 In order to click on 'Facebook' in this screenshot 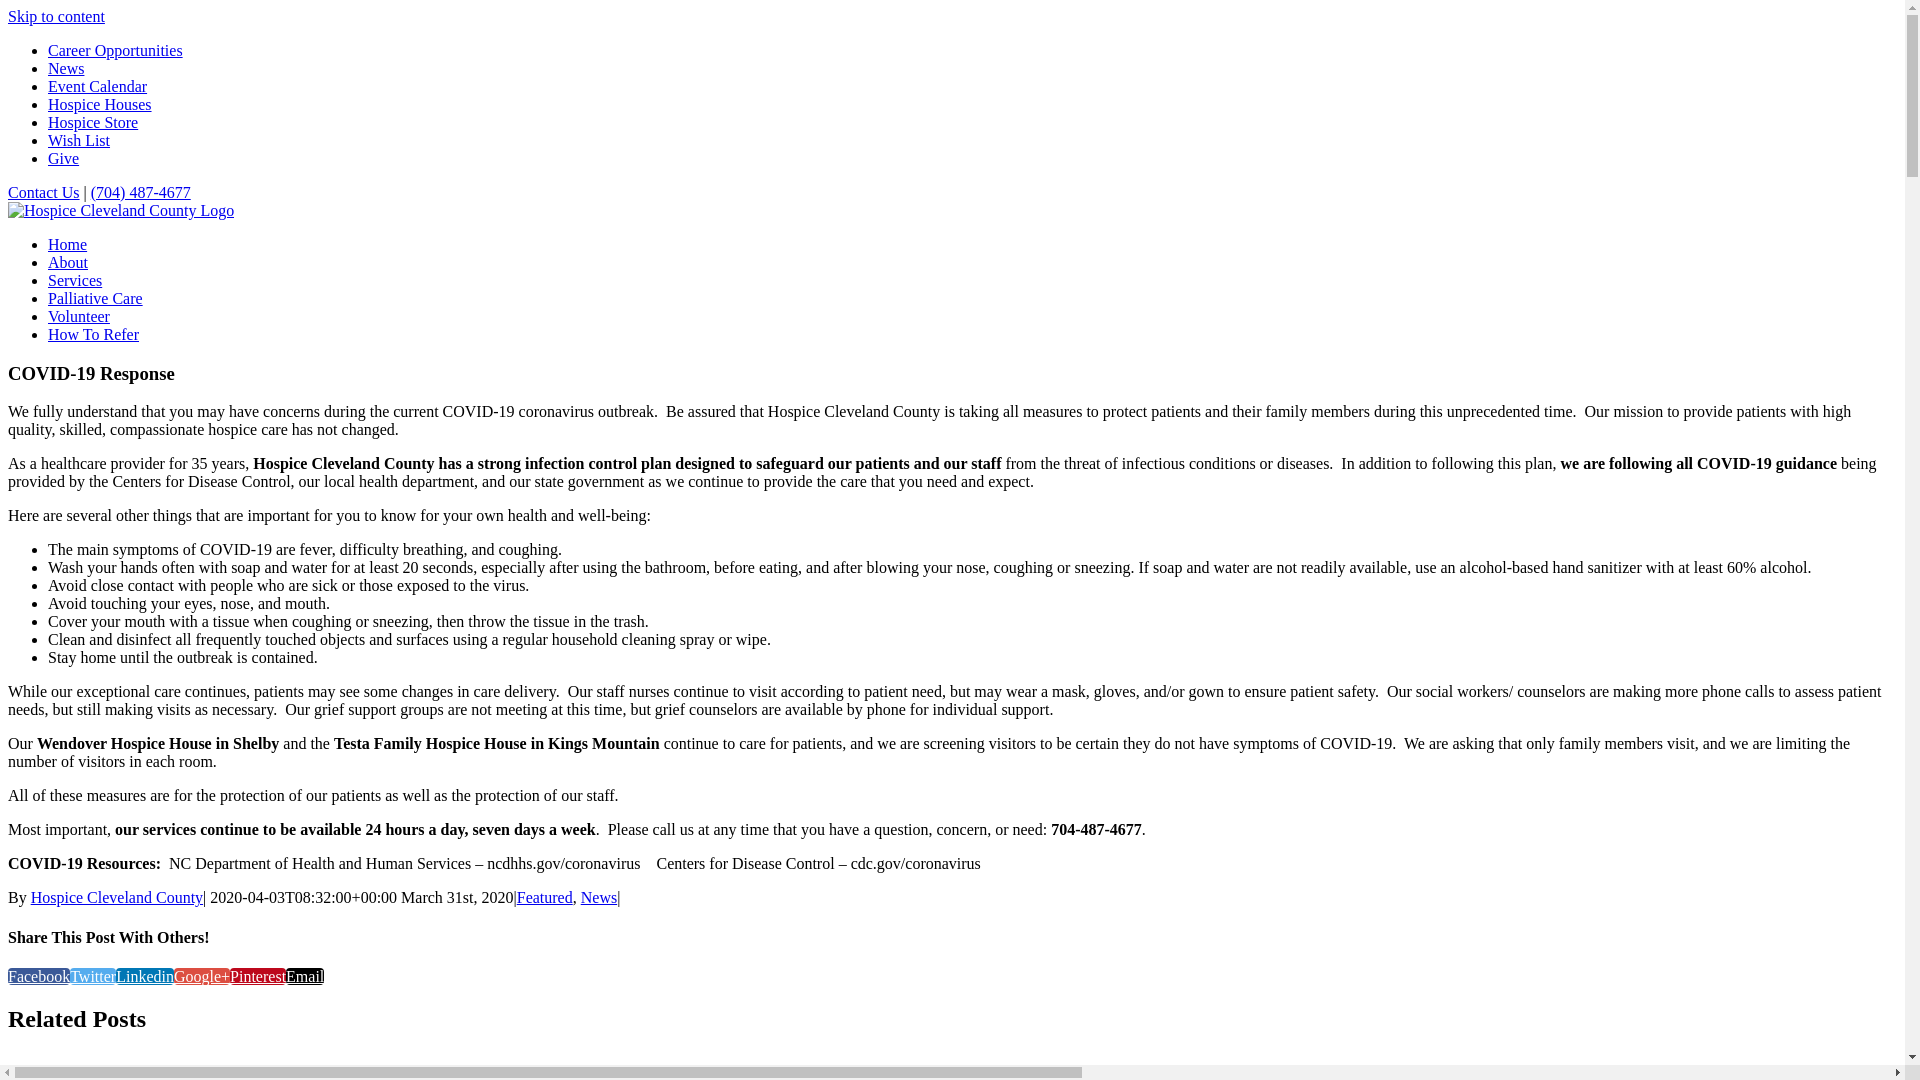, I will do `click(38, 975)`.